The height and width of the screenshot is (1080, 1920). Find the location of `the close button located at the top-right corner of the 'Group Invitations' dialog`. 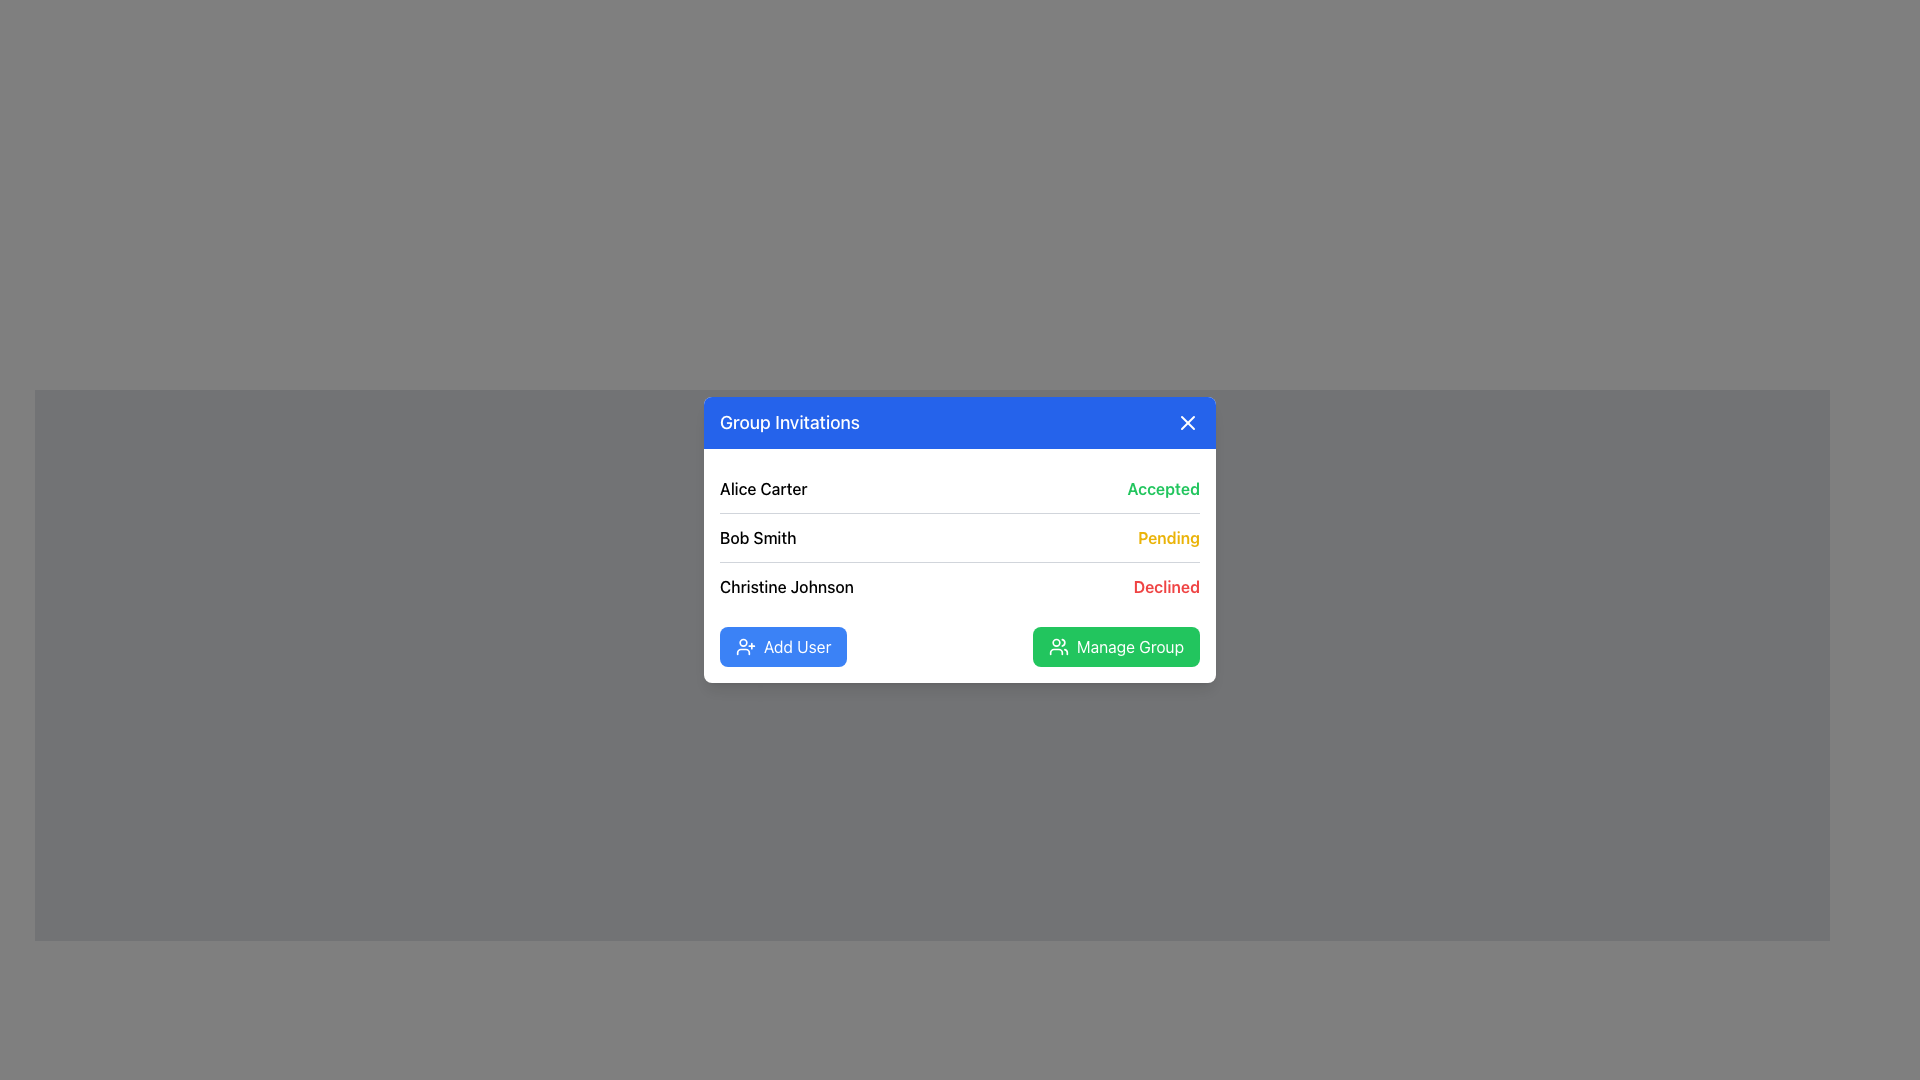

the close button located at the top-right corner of the 'Group Invitations' dialog is located at coordinates (1188, 422).